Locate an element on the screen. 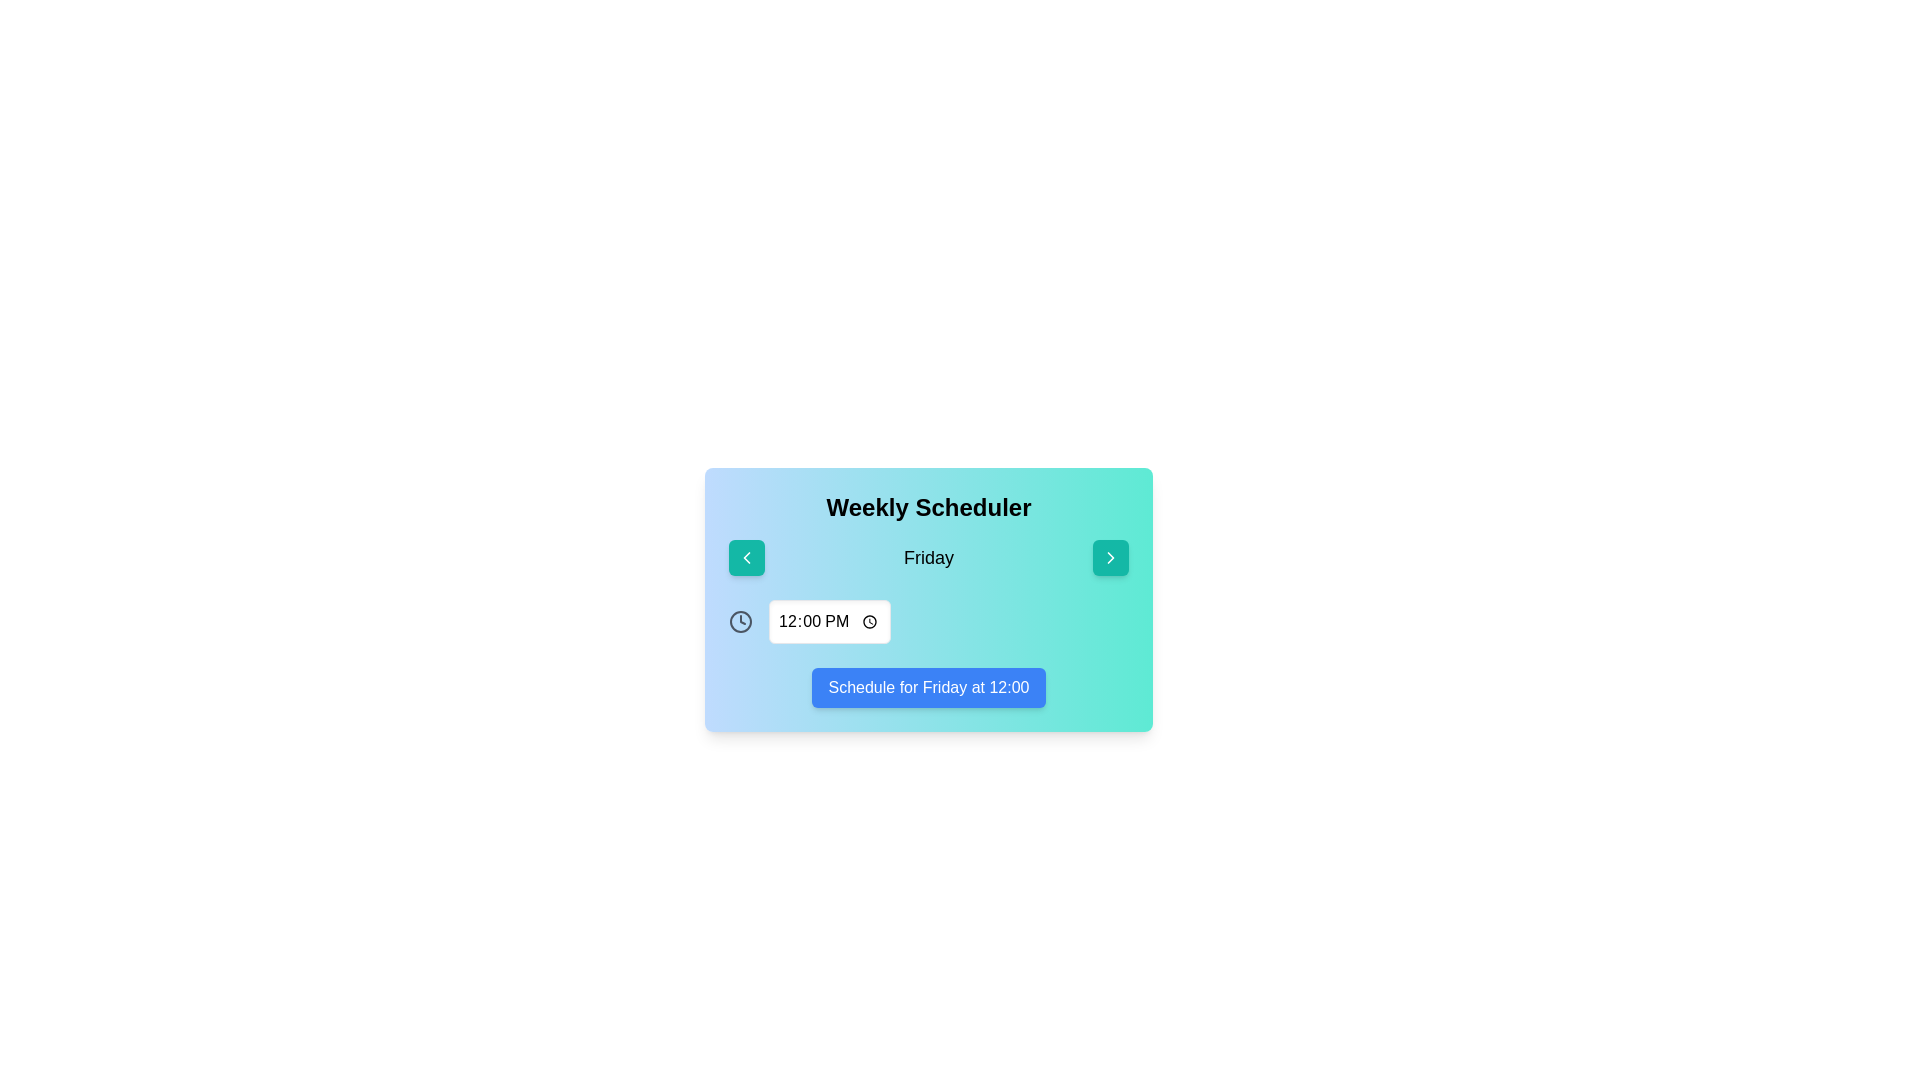 The image size is (1920, 1080). the button for navigating to the previous day in the scheduling interface is located at coordinates (746, 558).